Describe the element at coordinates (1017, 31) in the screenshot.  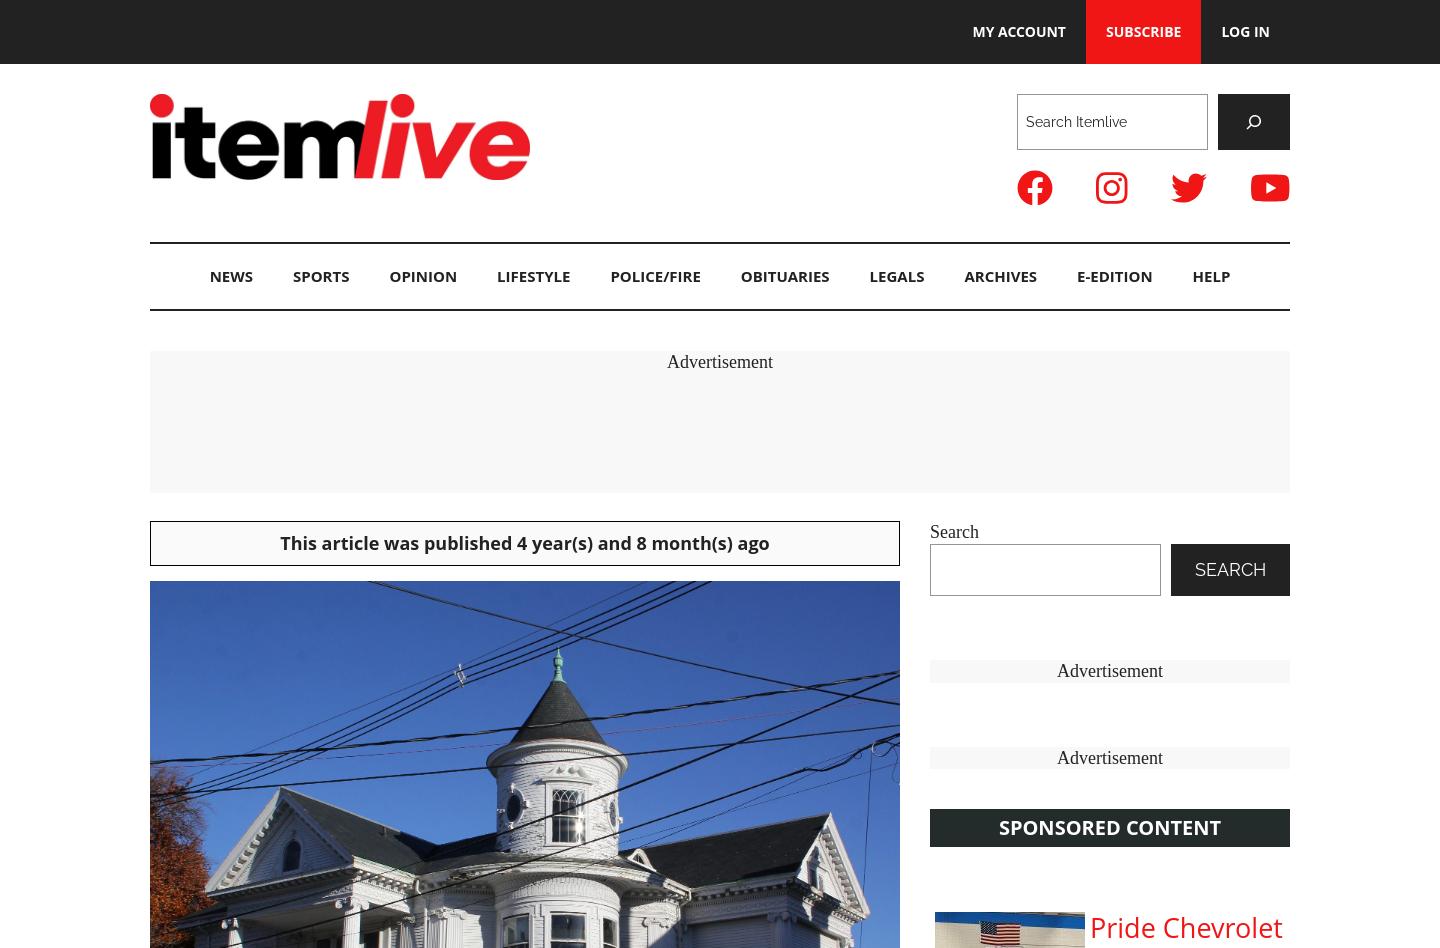
I see `'My Account'` at that location.